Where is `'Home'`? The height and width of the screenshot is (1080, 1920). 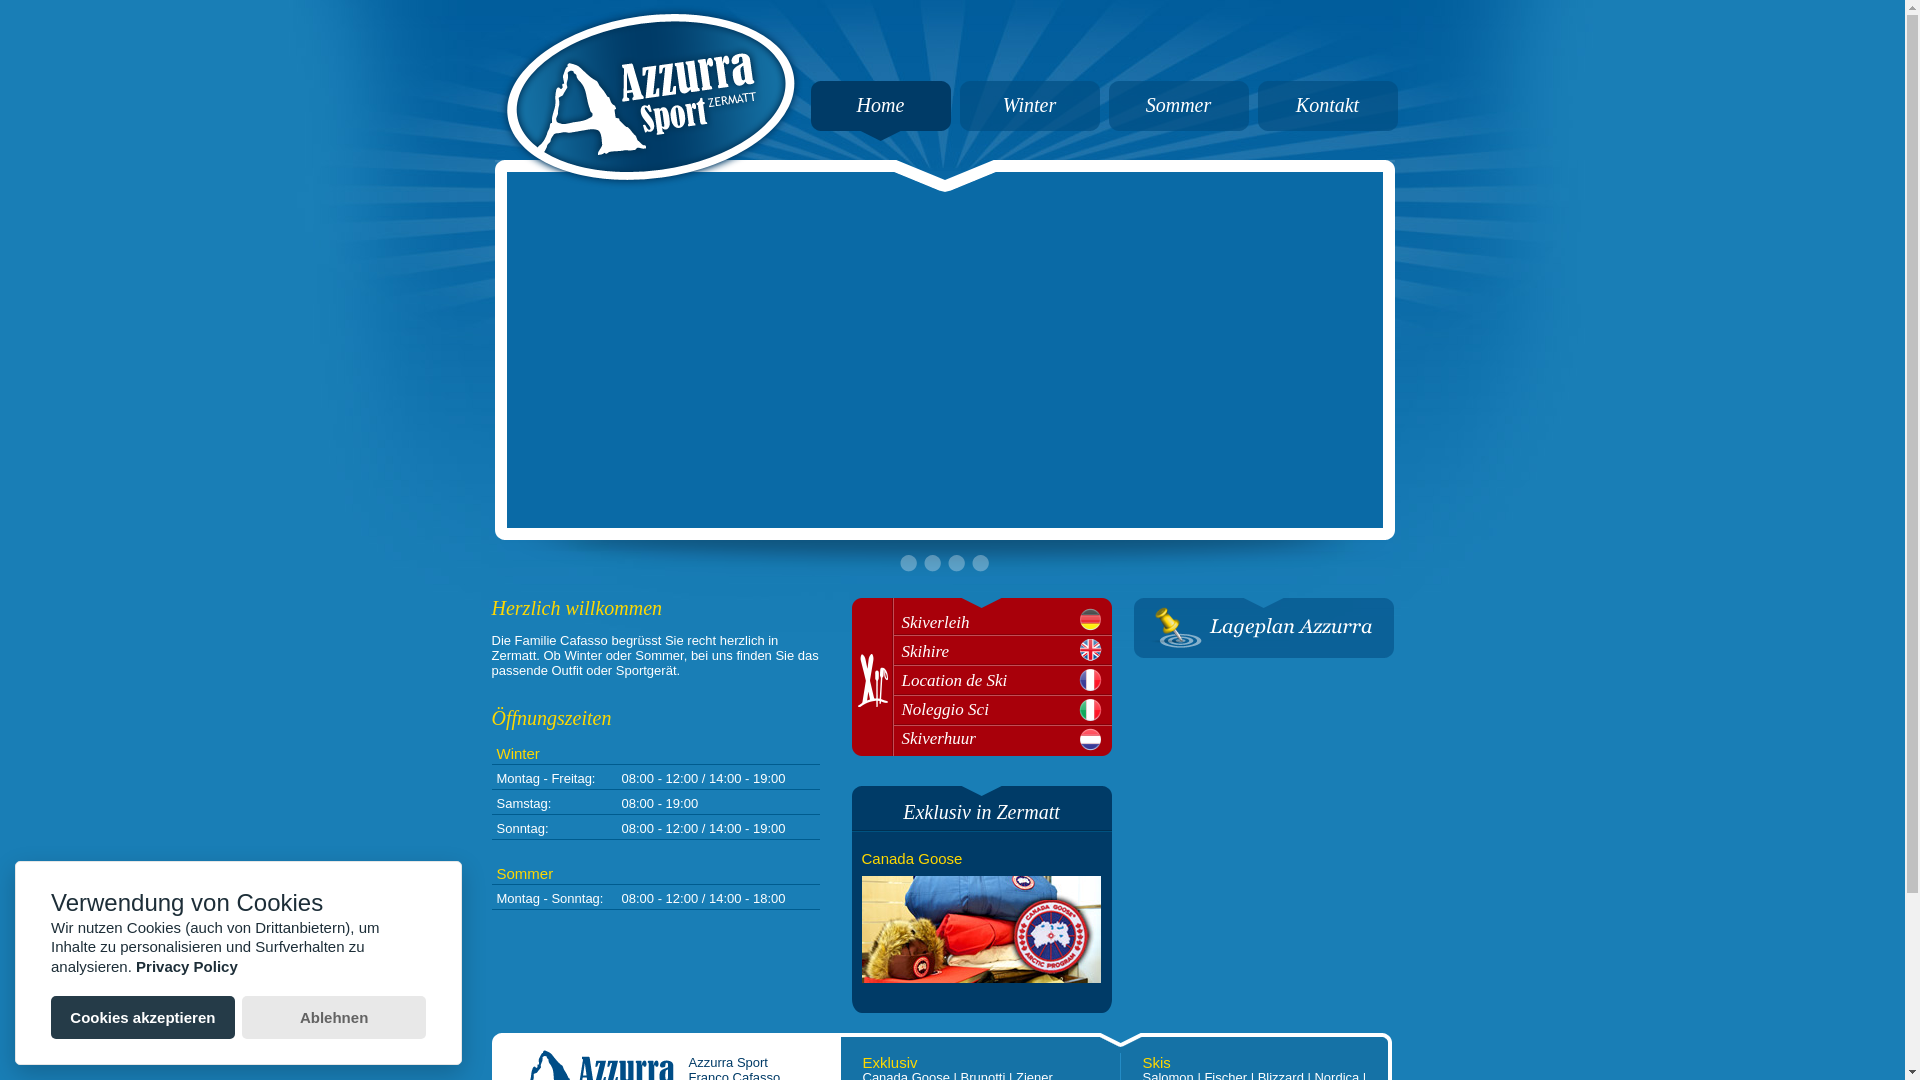 'Home' is located at coordinates (879, 122).